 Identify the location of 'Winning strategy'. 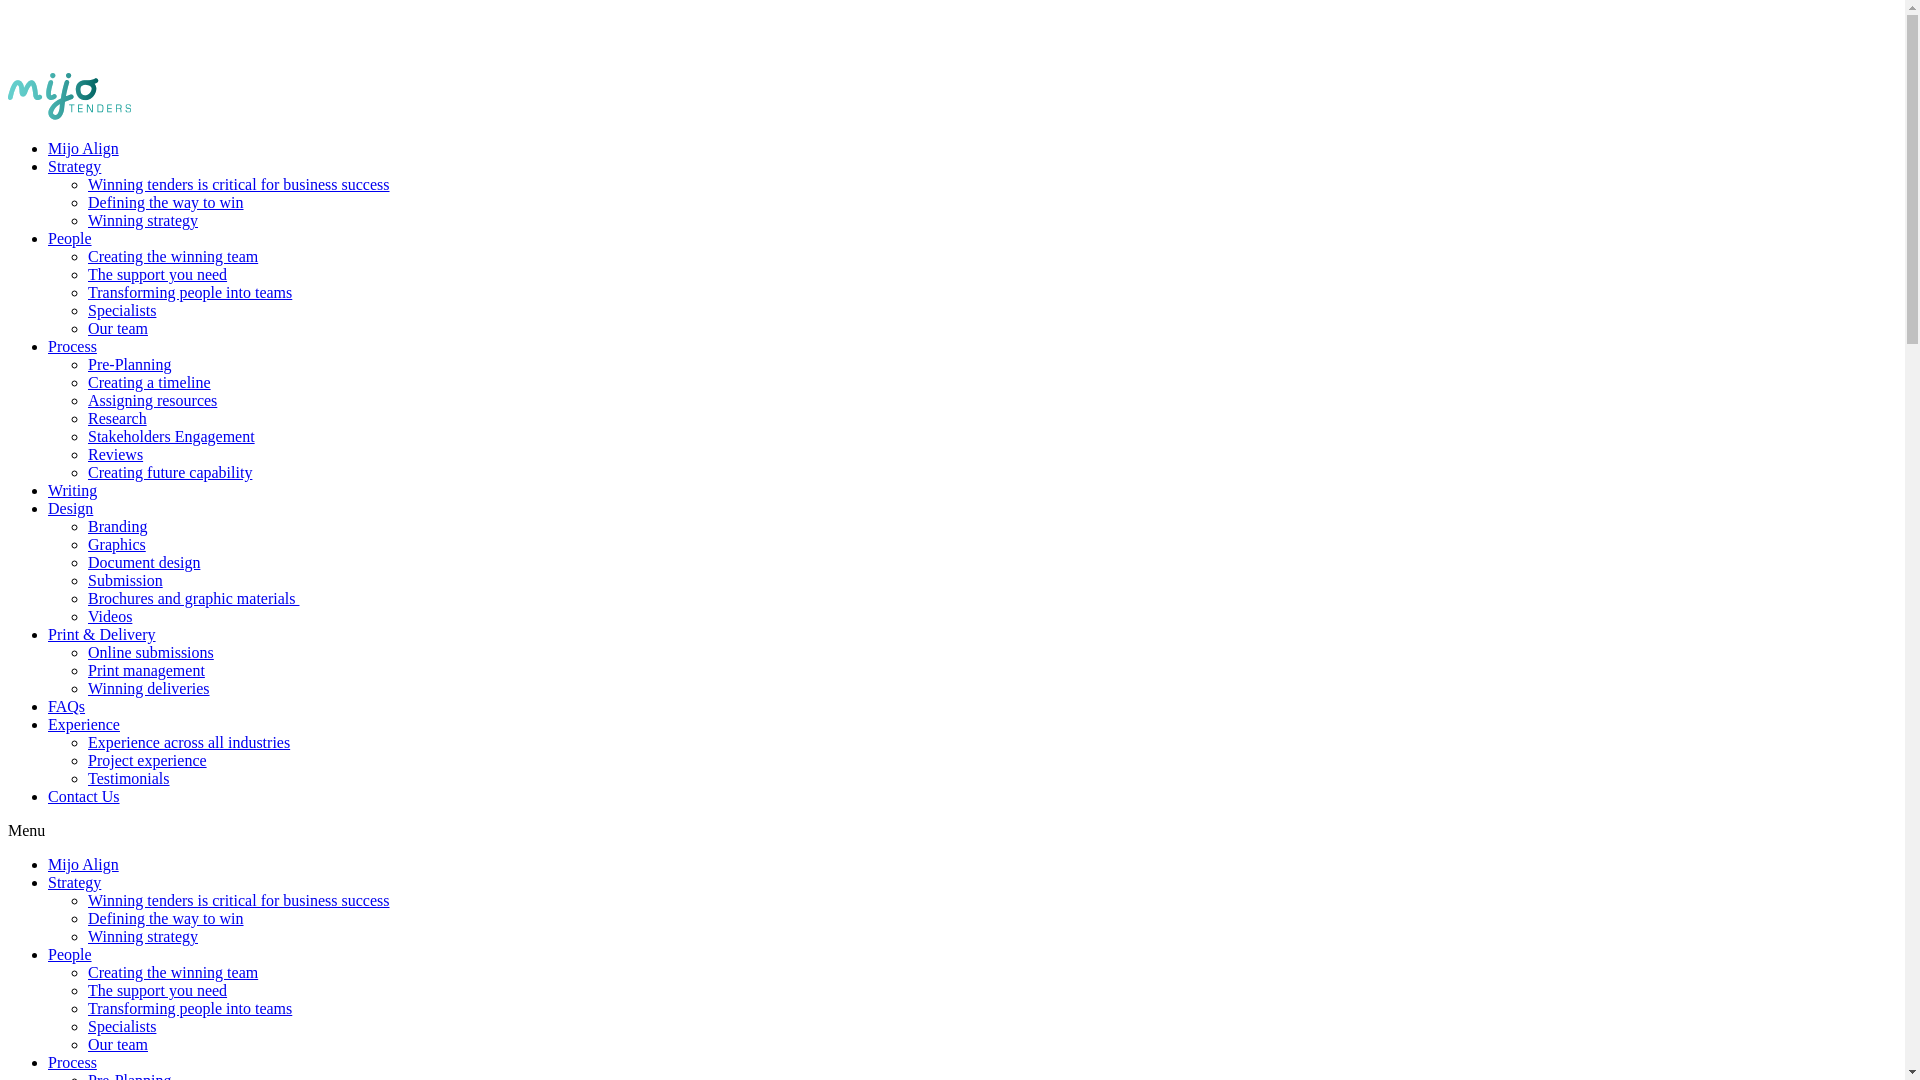
(86, 936).